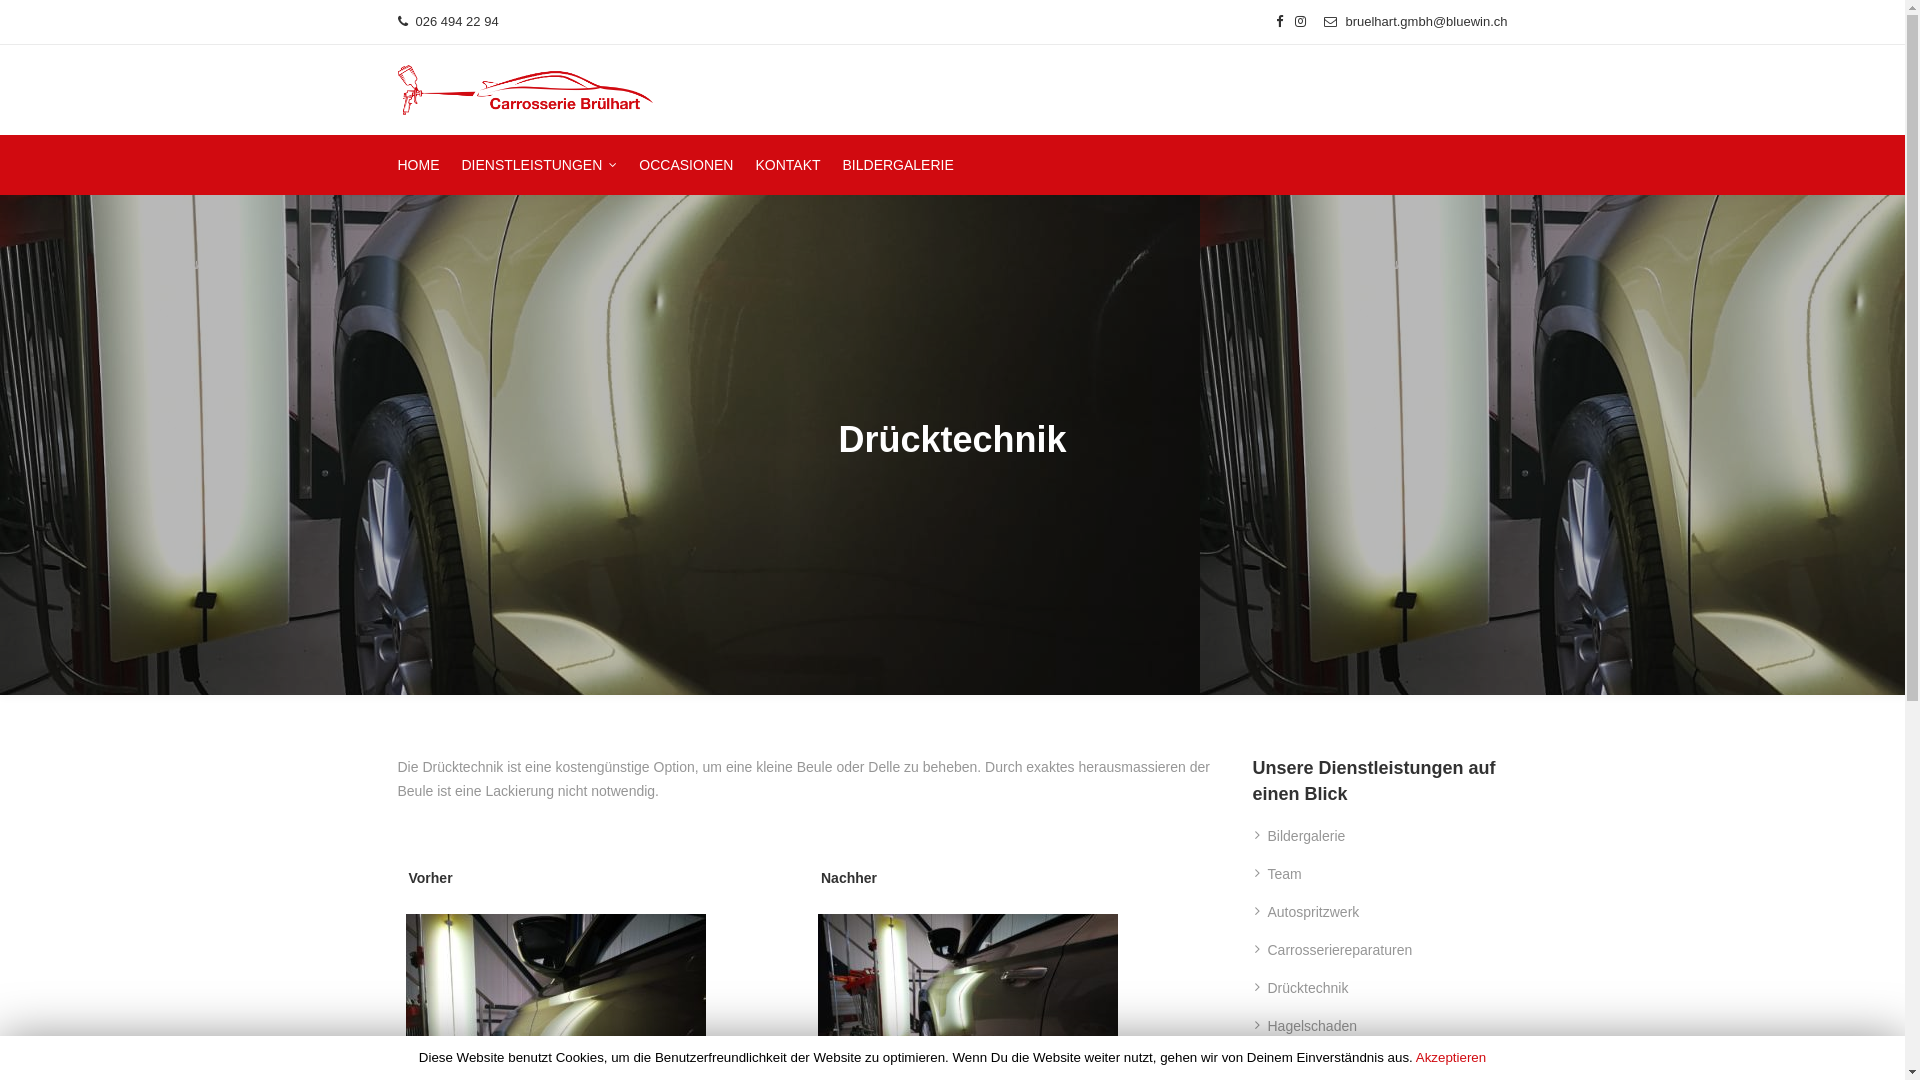 This screenshot has width=1920, height=1080. I want to click on 'OCCASIONEN', so click(637, 164).